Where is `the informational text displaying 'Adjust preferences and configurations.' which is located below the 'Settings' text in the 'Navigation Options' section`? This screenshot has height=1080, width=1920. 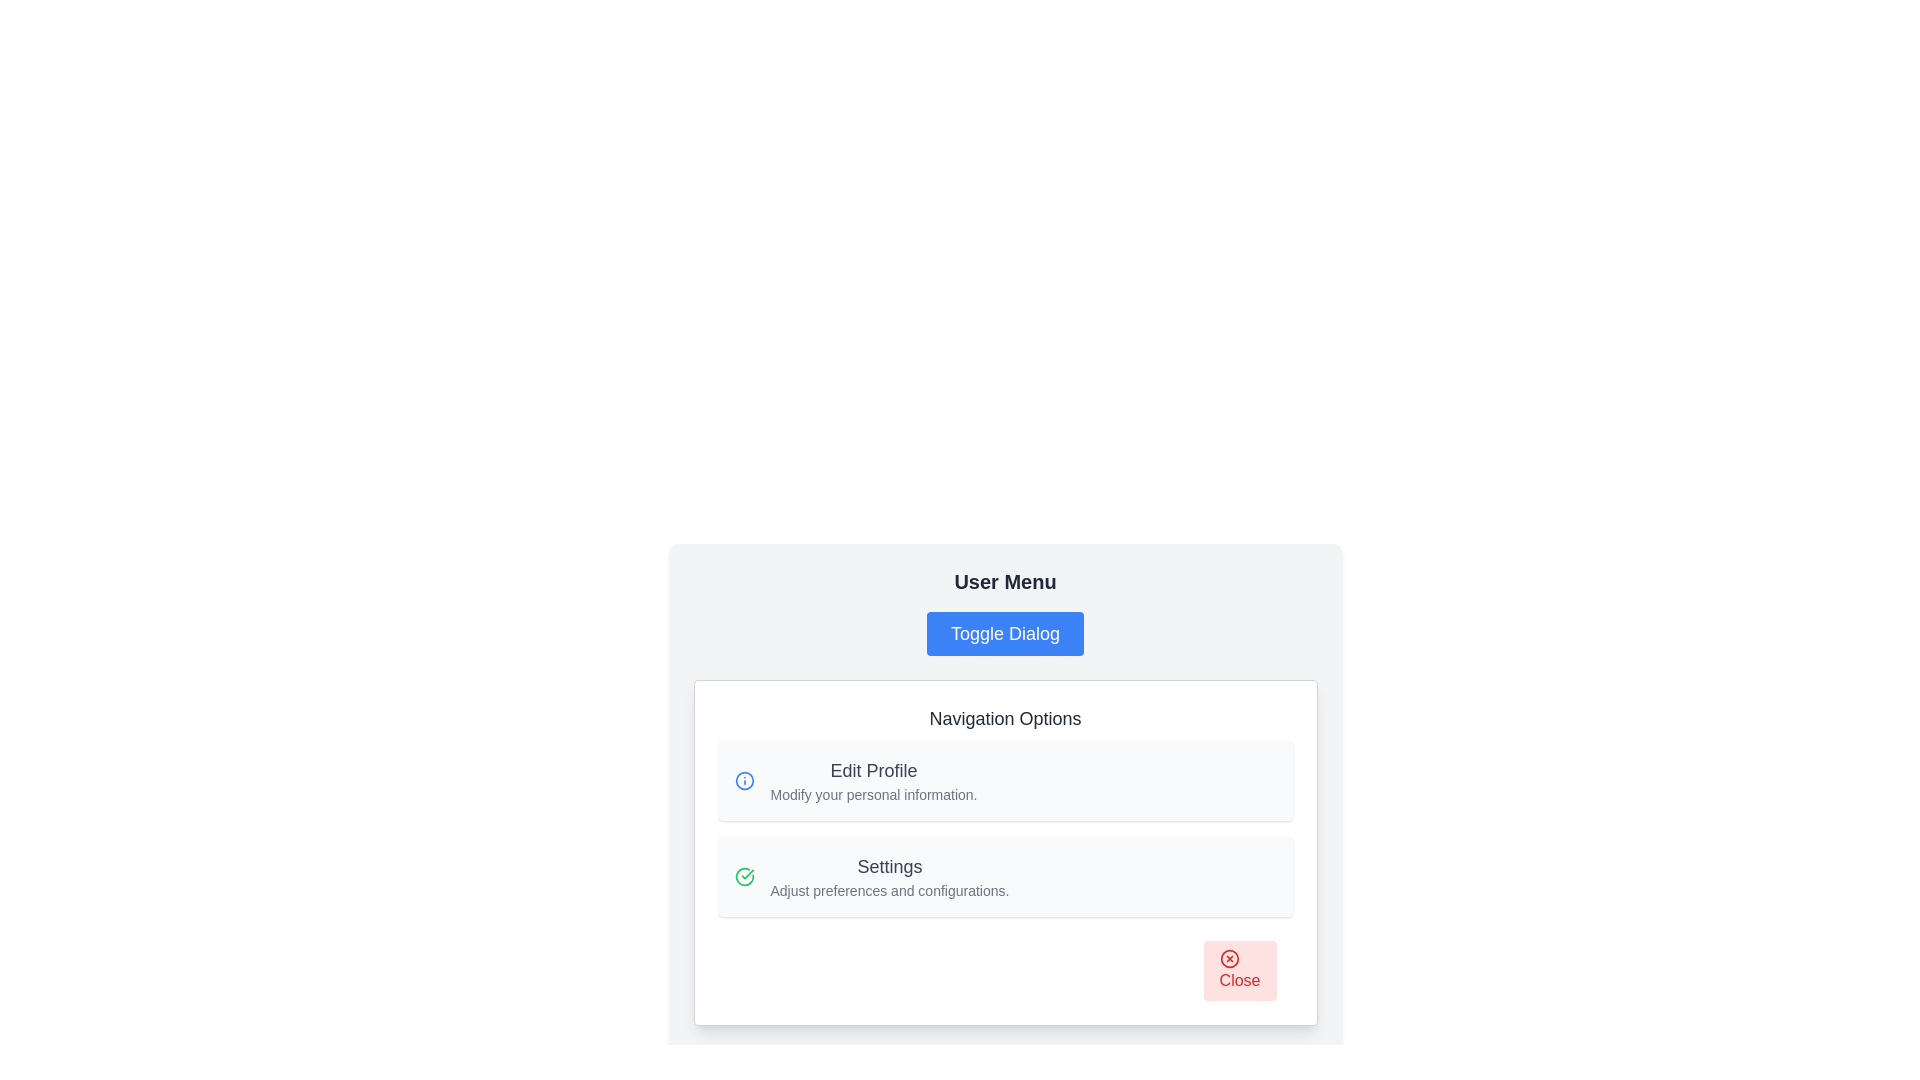 the informational text displaying 'Adjust preferences and configurations.' which is located below the 'Settings' text in the 'Navigation Options' section is located at coordinates (888, 890).